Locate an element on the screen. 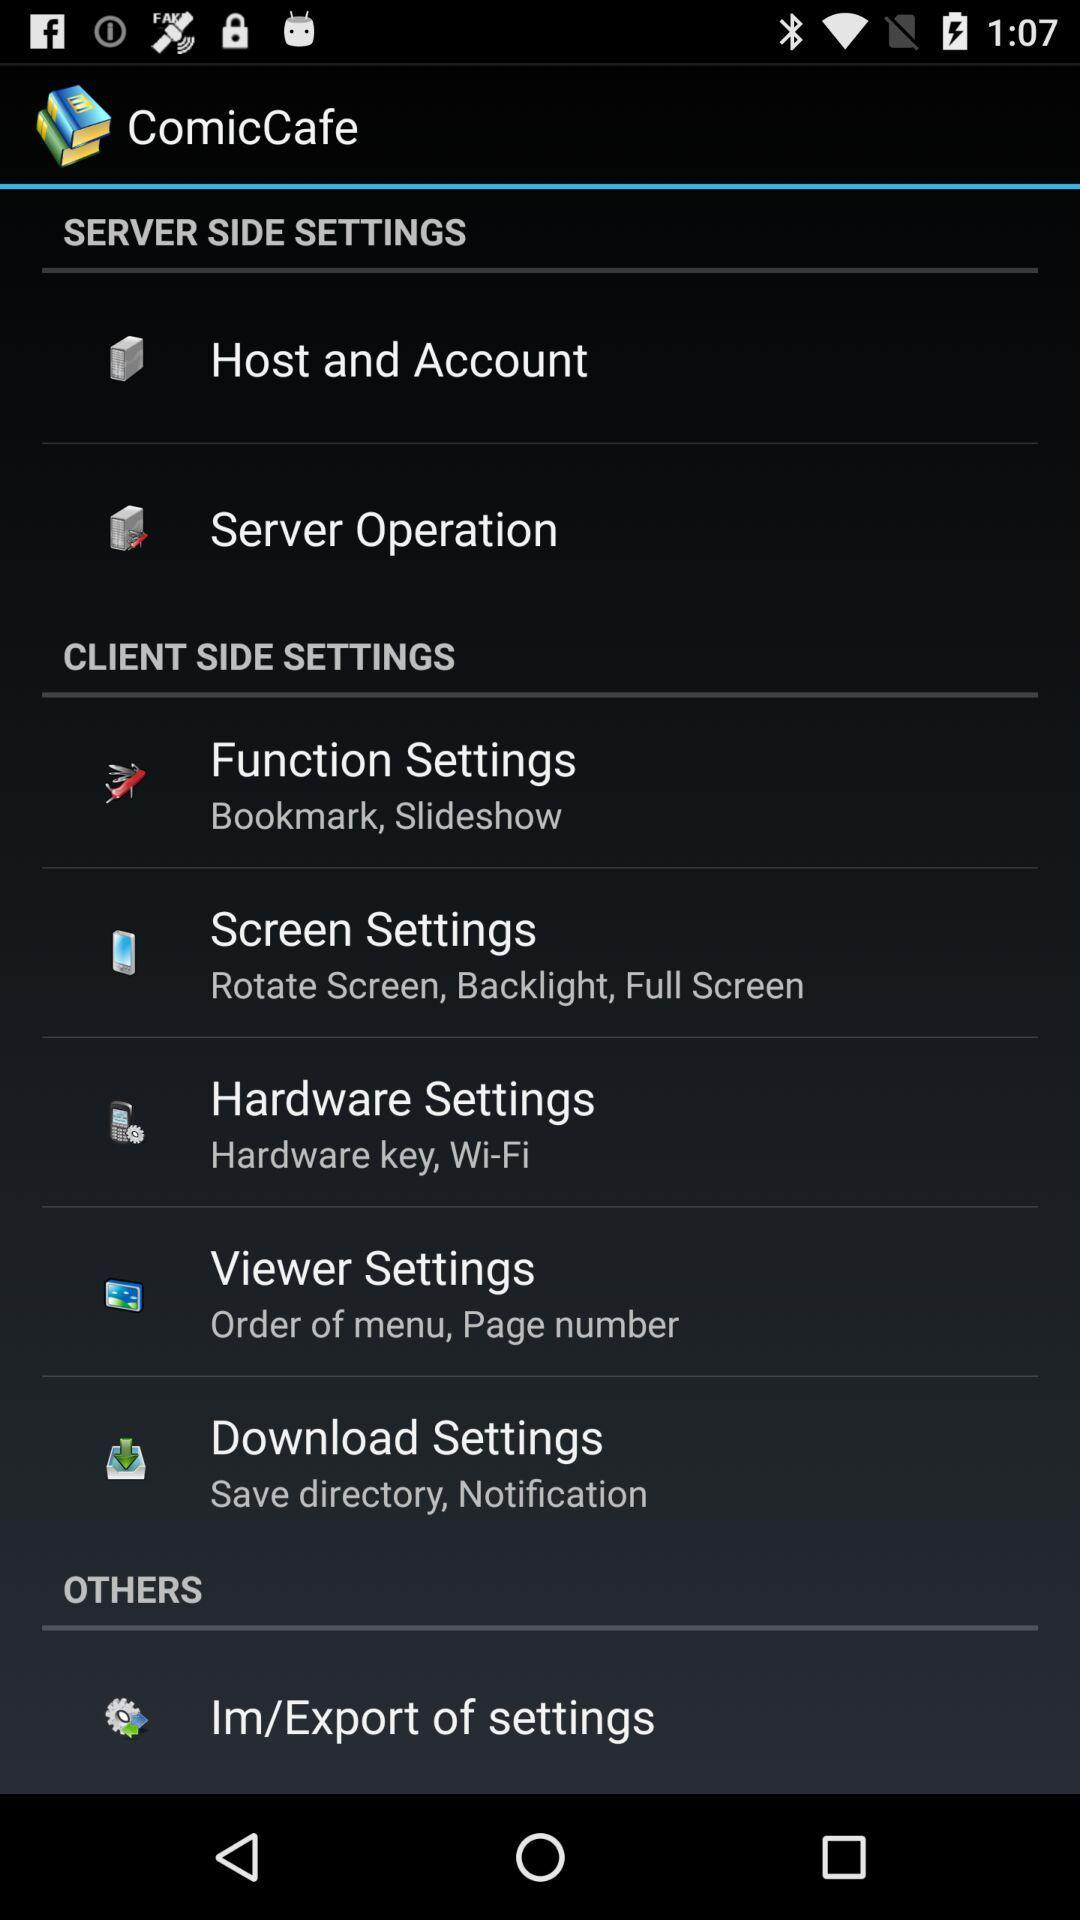  app below bookmark, slideshow app is located at coordinates (373, 926).